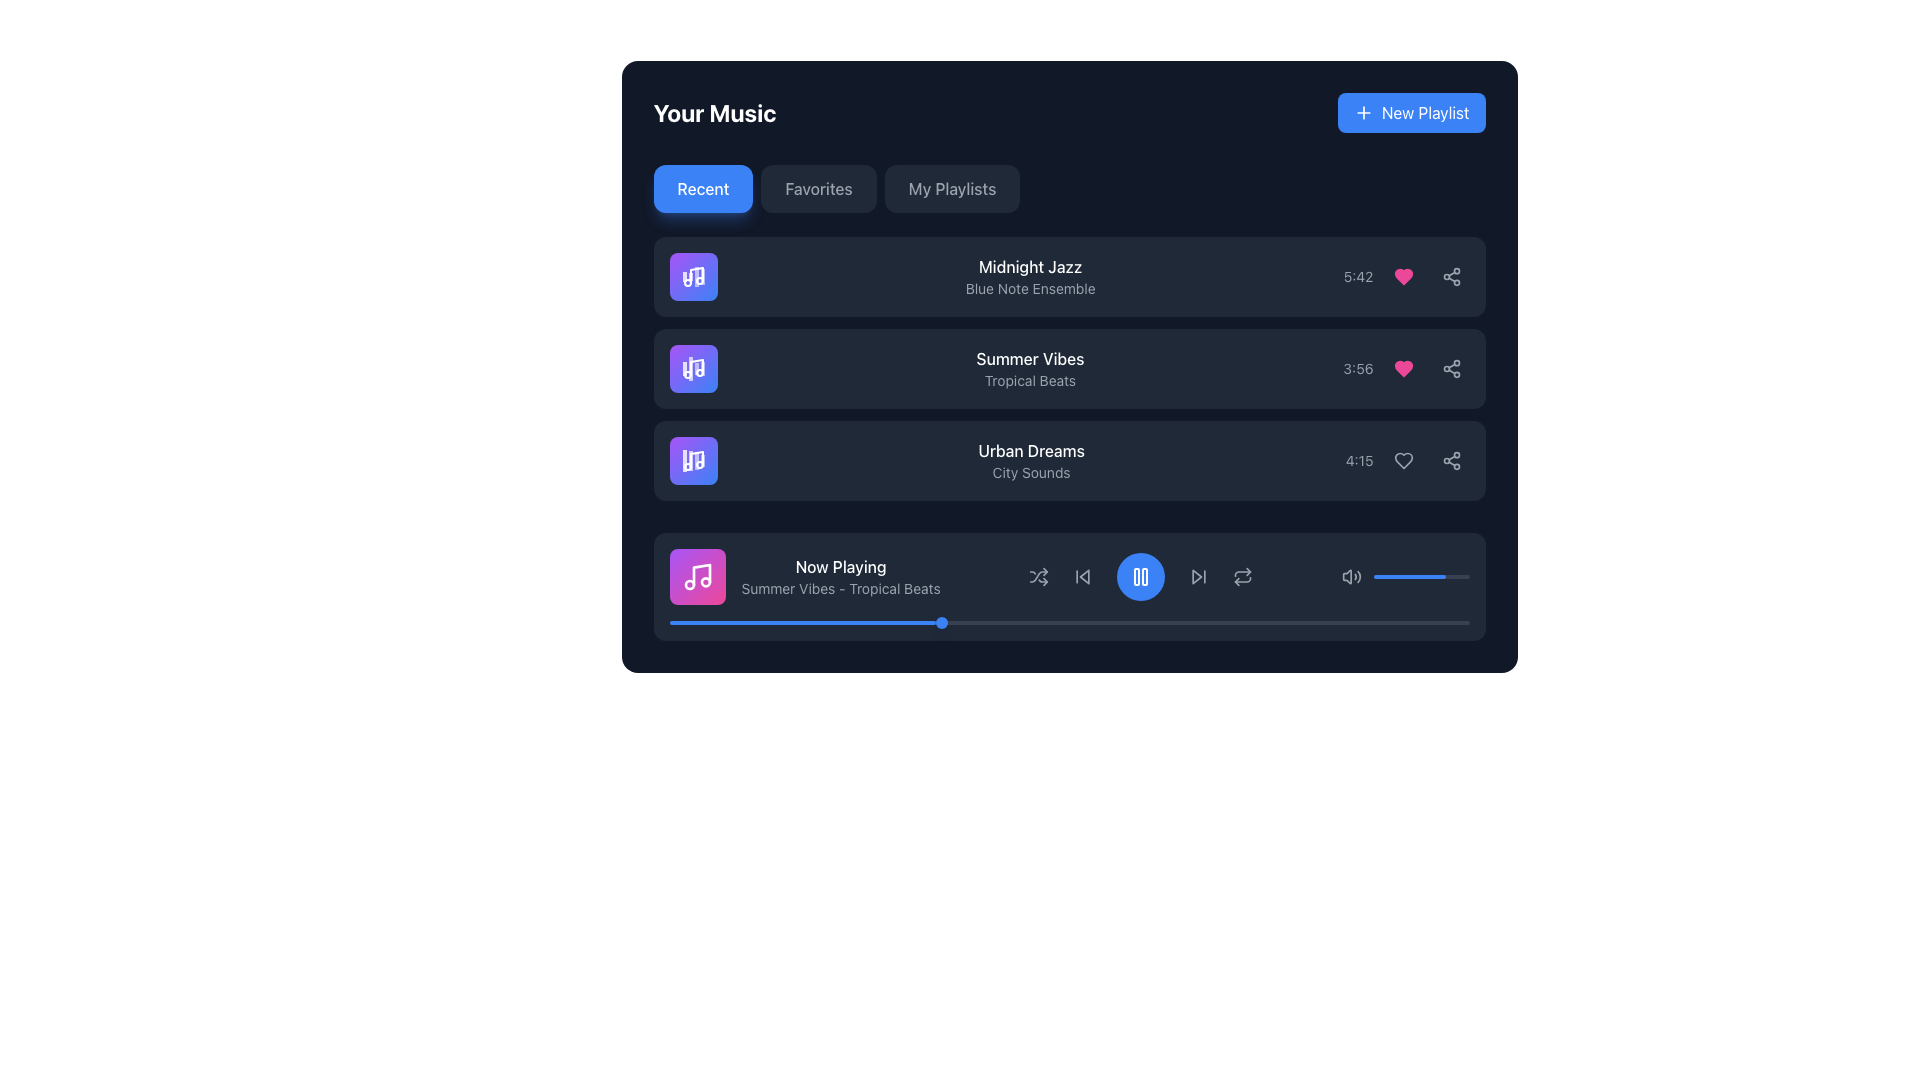  Describe the element at coordinates (1242, 577) in the screenshot. I see `the repeat mode toggle button located immediately to the right of the play button in the control bar of the music player interface` at that location.